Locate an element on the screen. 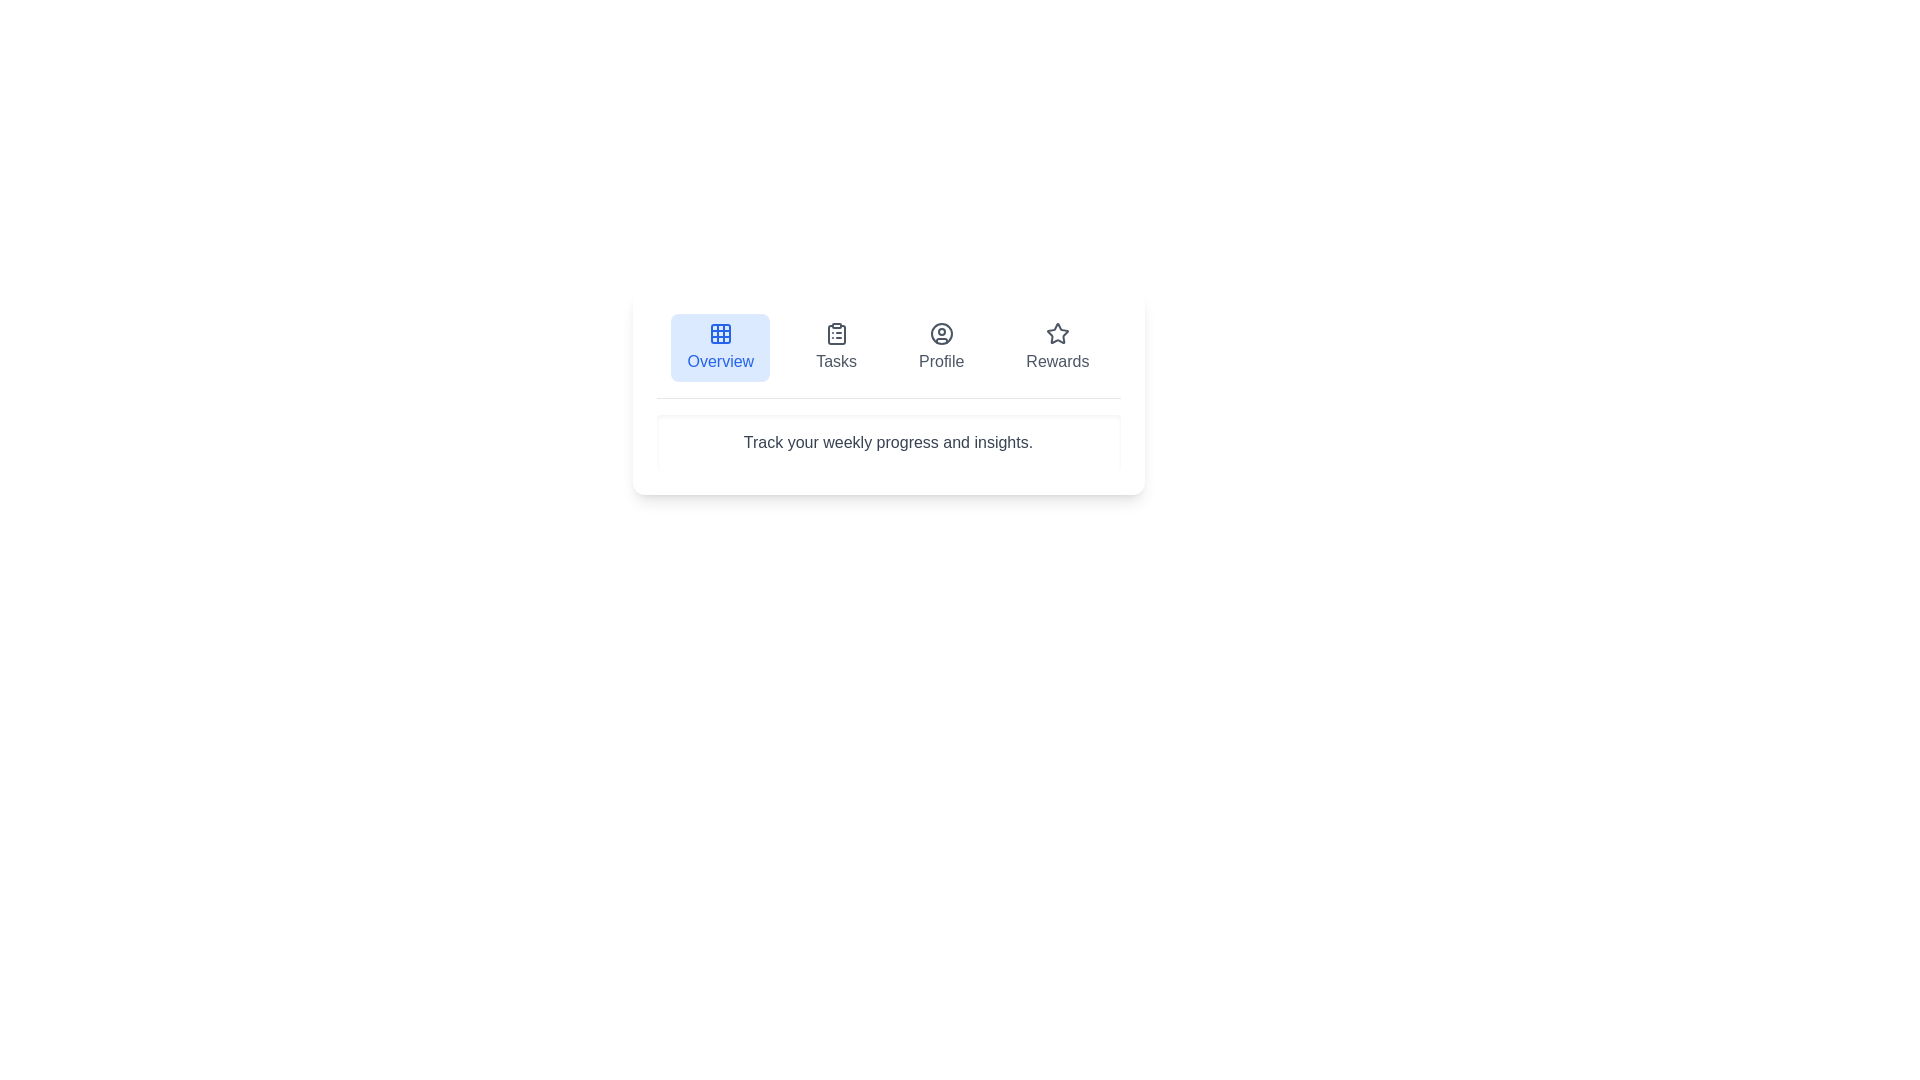  the profile icon, which is the third button from the left in the horizontal navigation menu is located at coordinates (940, 333).